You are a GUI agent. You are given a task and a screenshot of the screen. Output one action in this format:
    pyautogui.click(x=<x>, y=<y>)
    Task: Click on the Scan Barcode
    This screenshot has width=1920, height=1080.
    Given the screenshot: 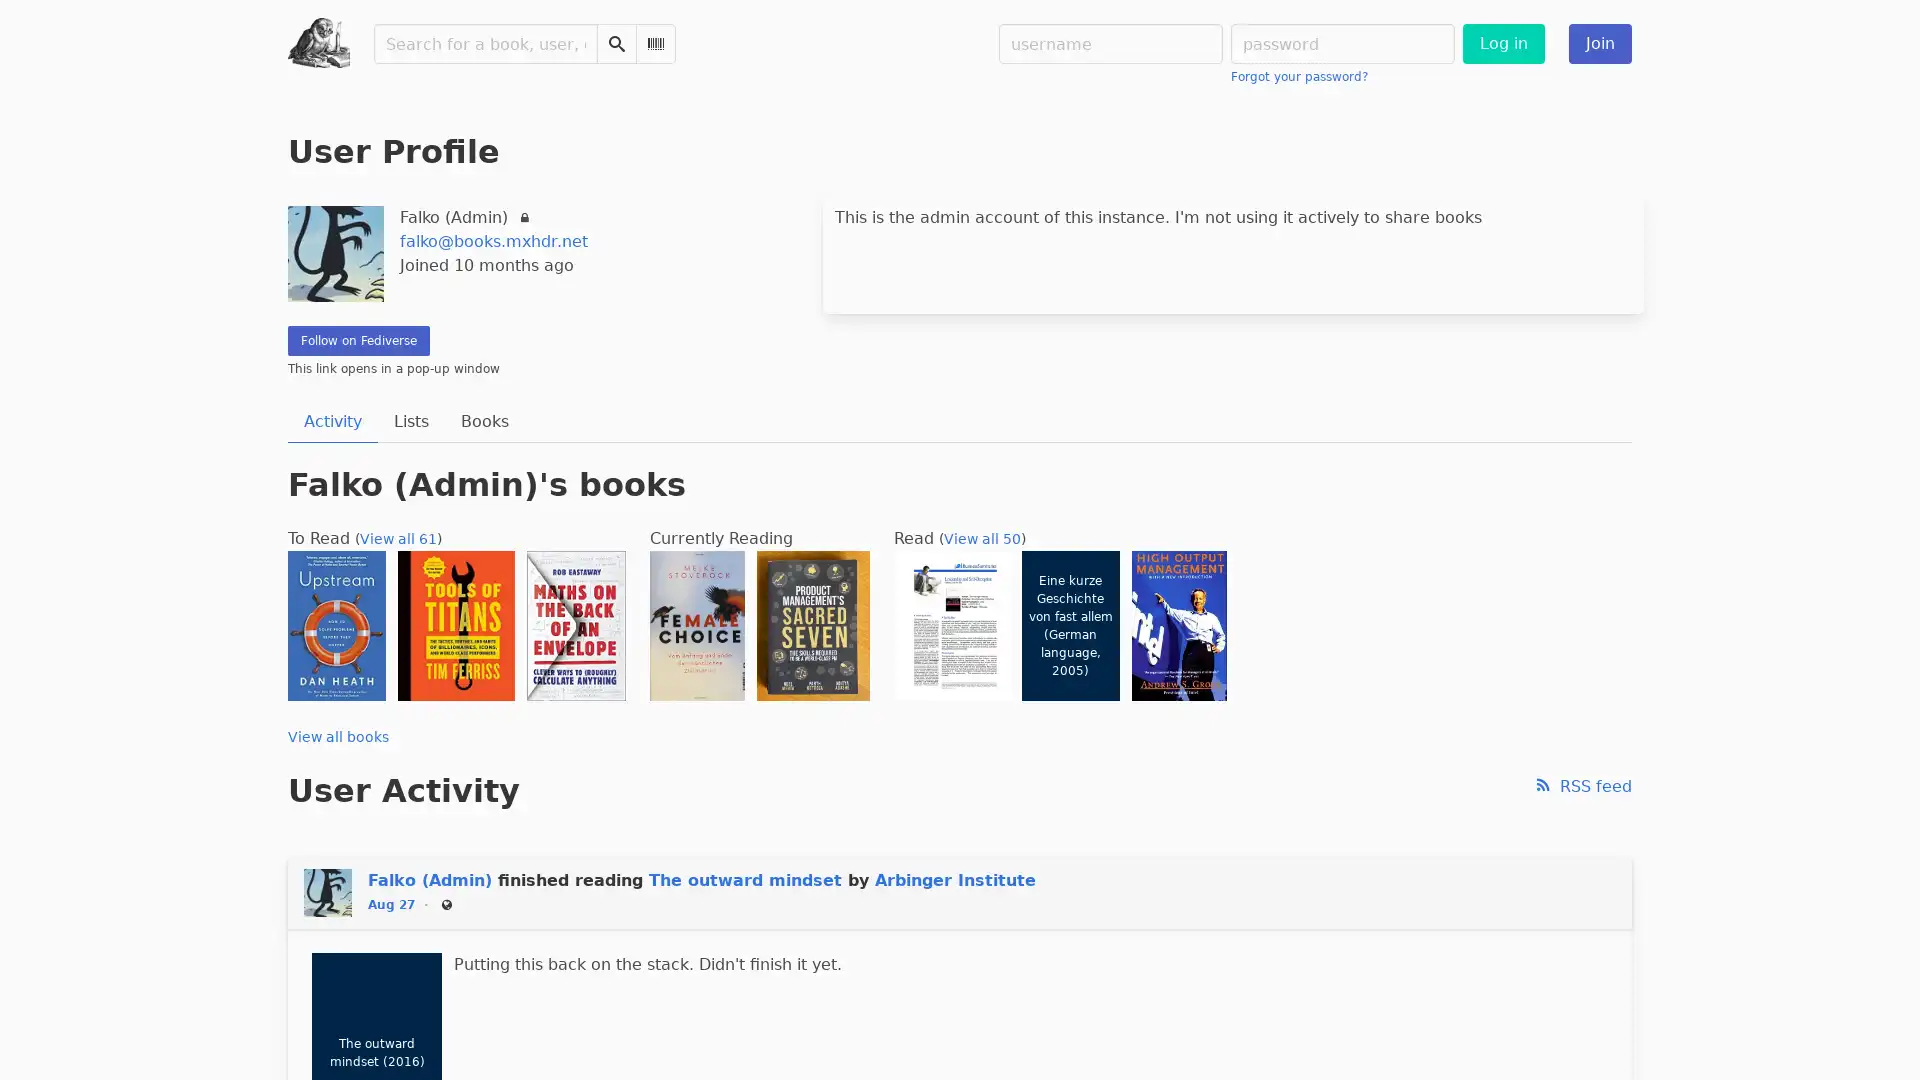 What is the action you would take?
    pyautogui.click(x=656, y=43)
    